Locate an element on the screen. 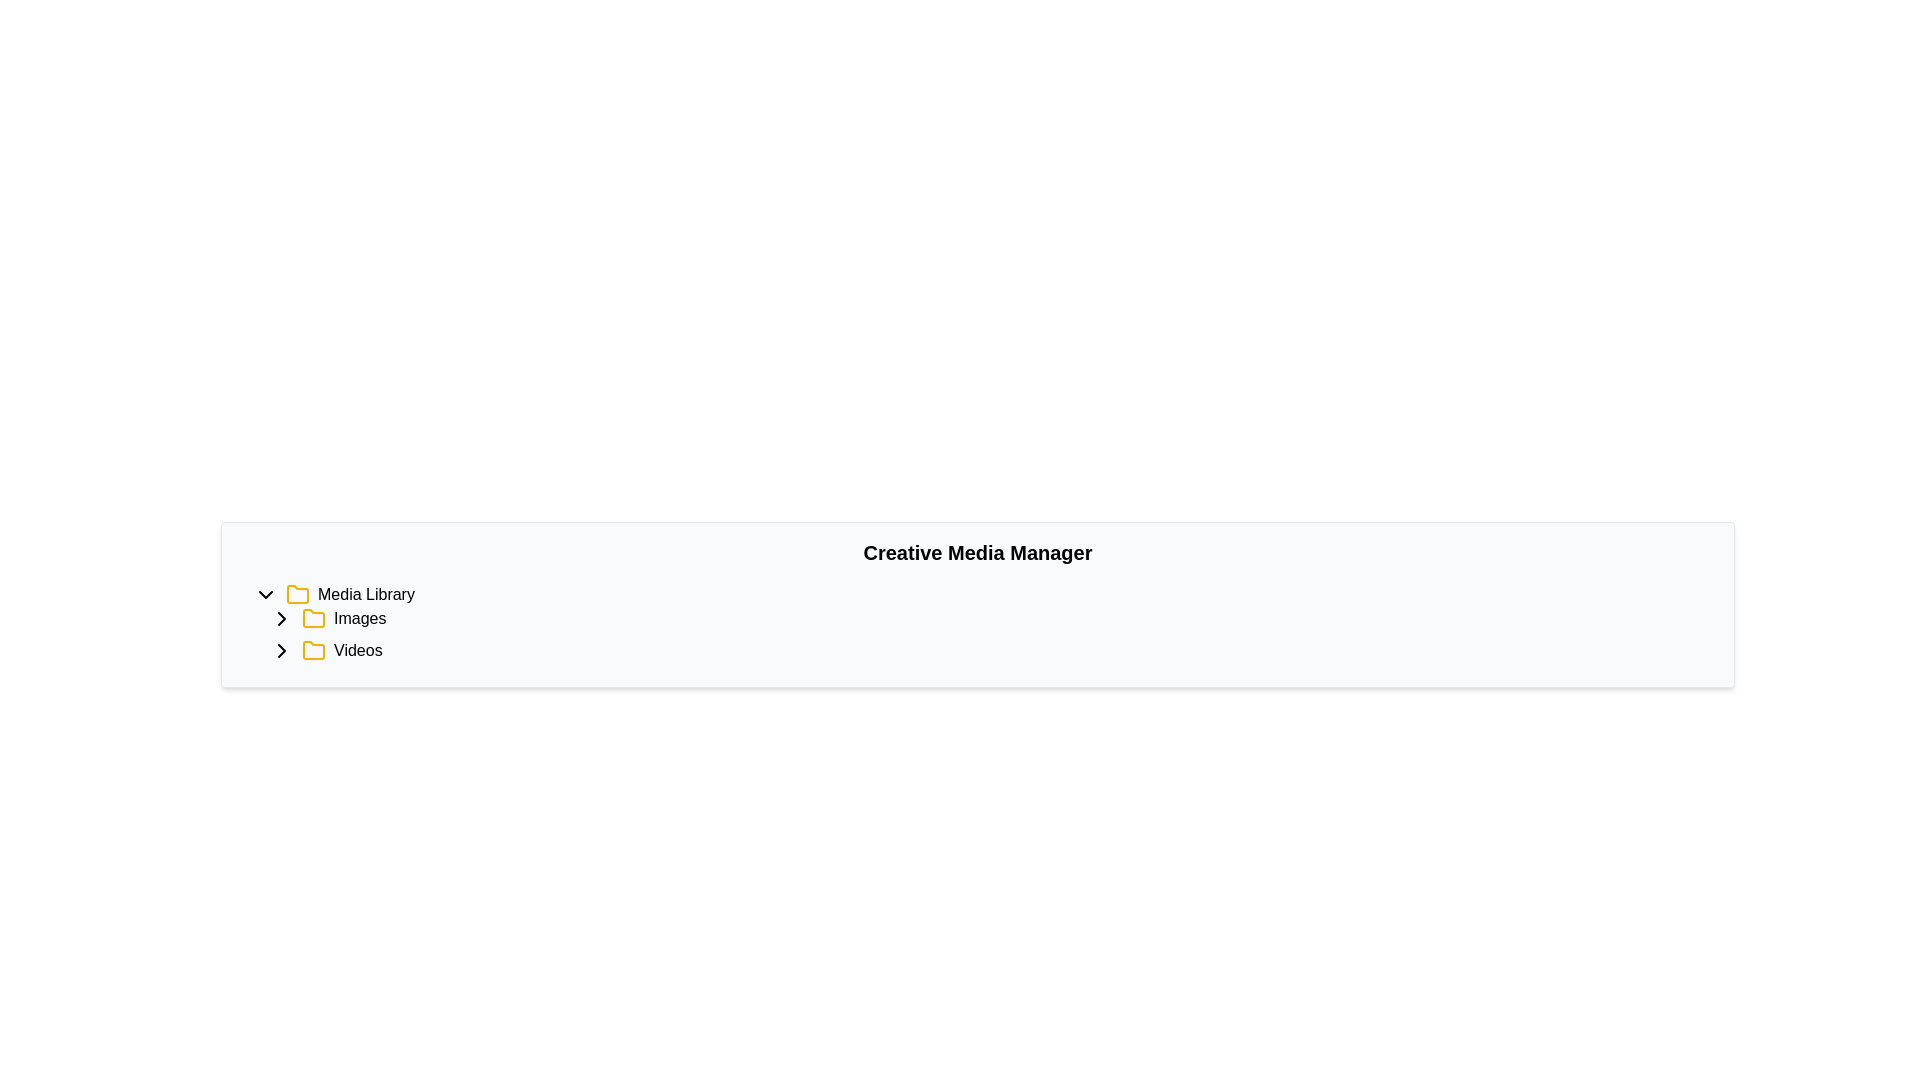 The height and width of the screenshot is (1080, 1920). the folder icon representing the 'Media Library', which is located to the left of the 'Media Library' text label in the hierarchical navigation panel is located at coordinates (296, 593).